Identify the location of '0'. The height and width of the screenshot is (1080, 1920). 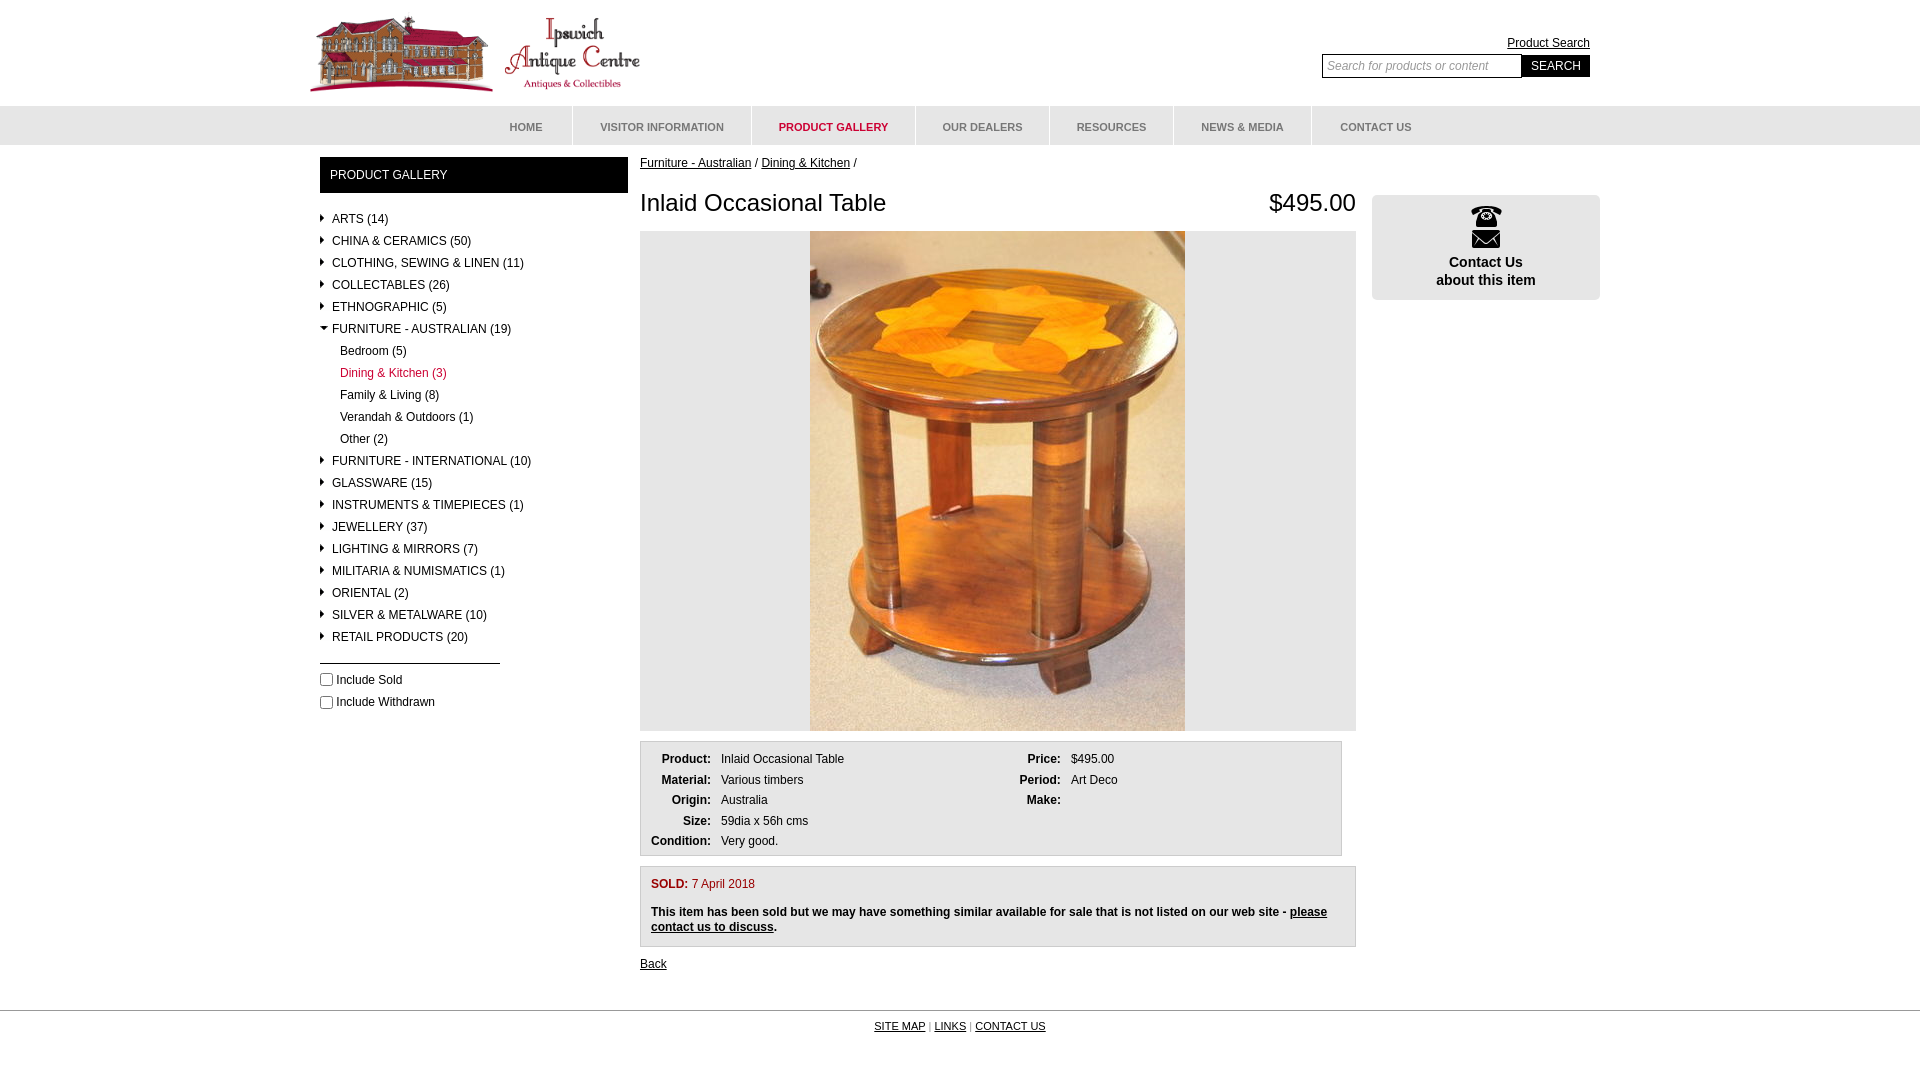
(326, 678).